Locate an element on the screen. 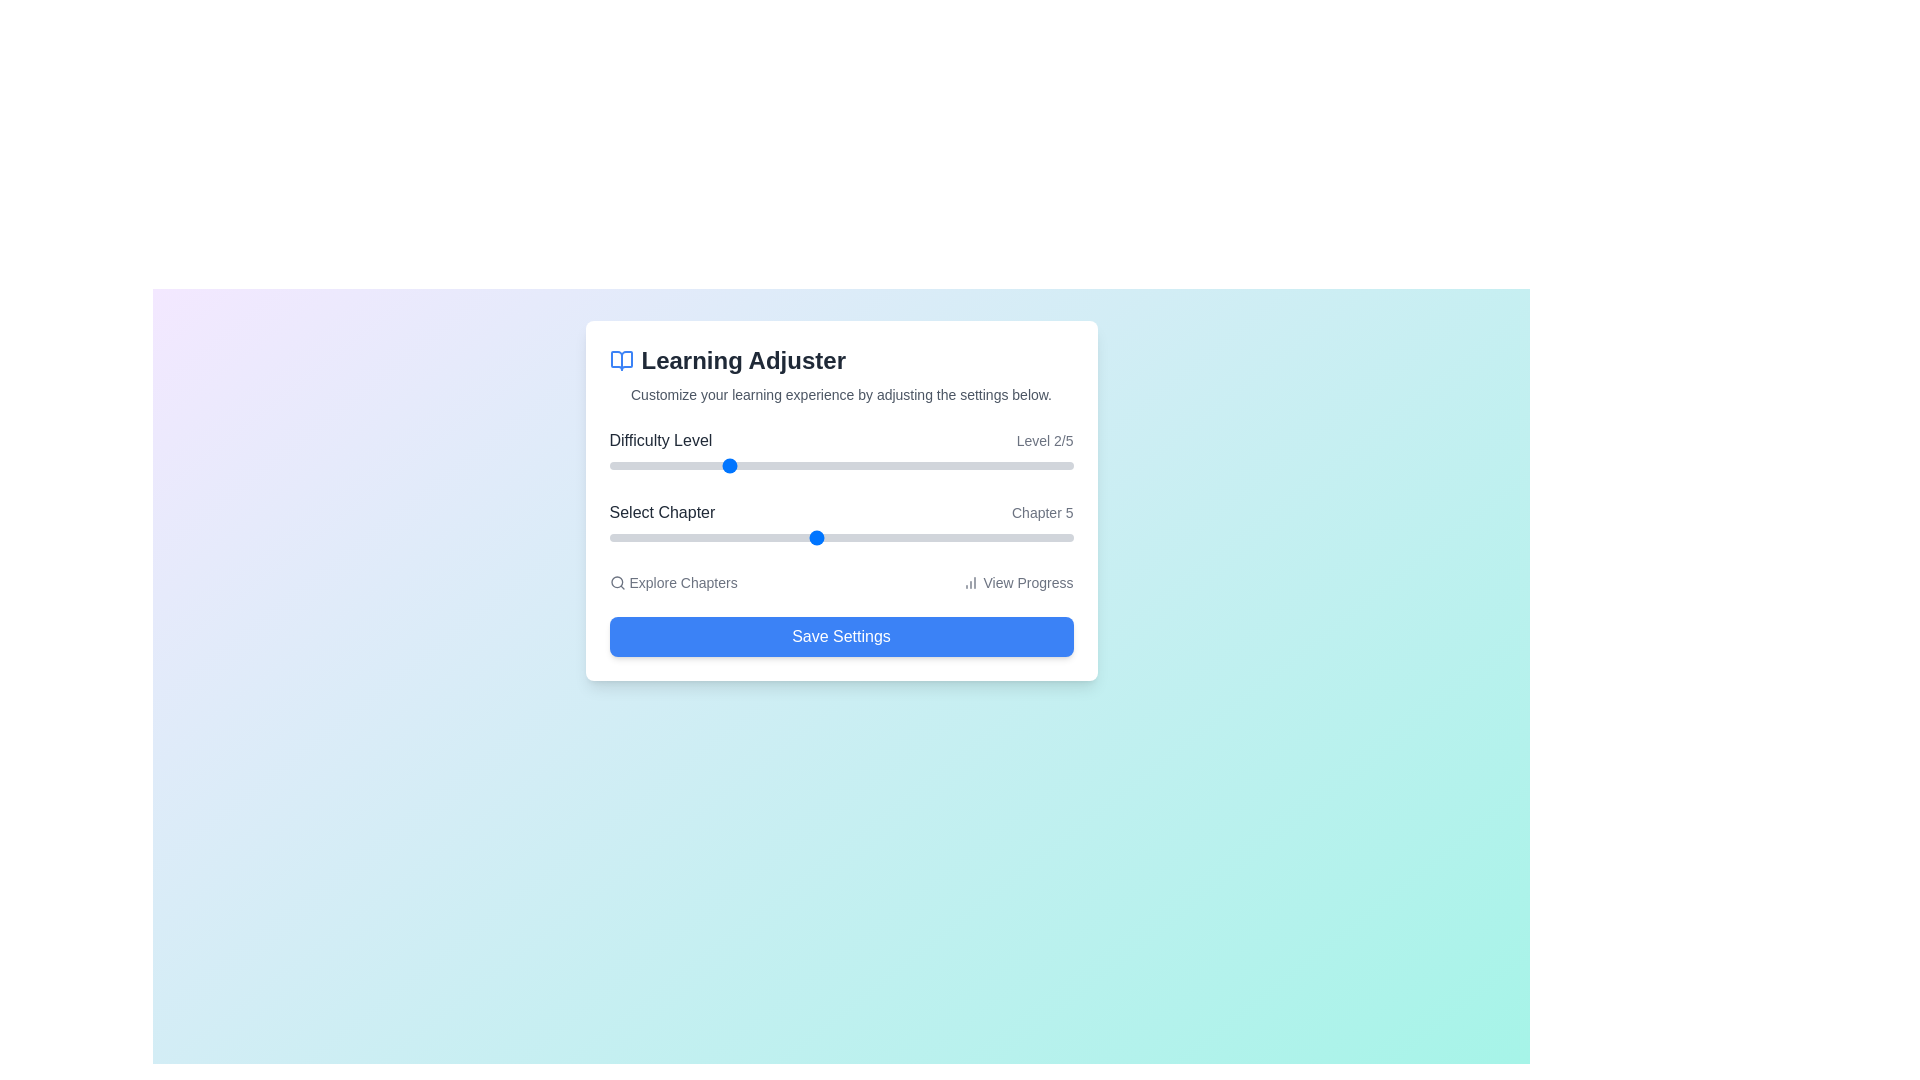  the learning difficulty level is located at coordinates (608, 466).